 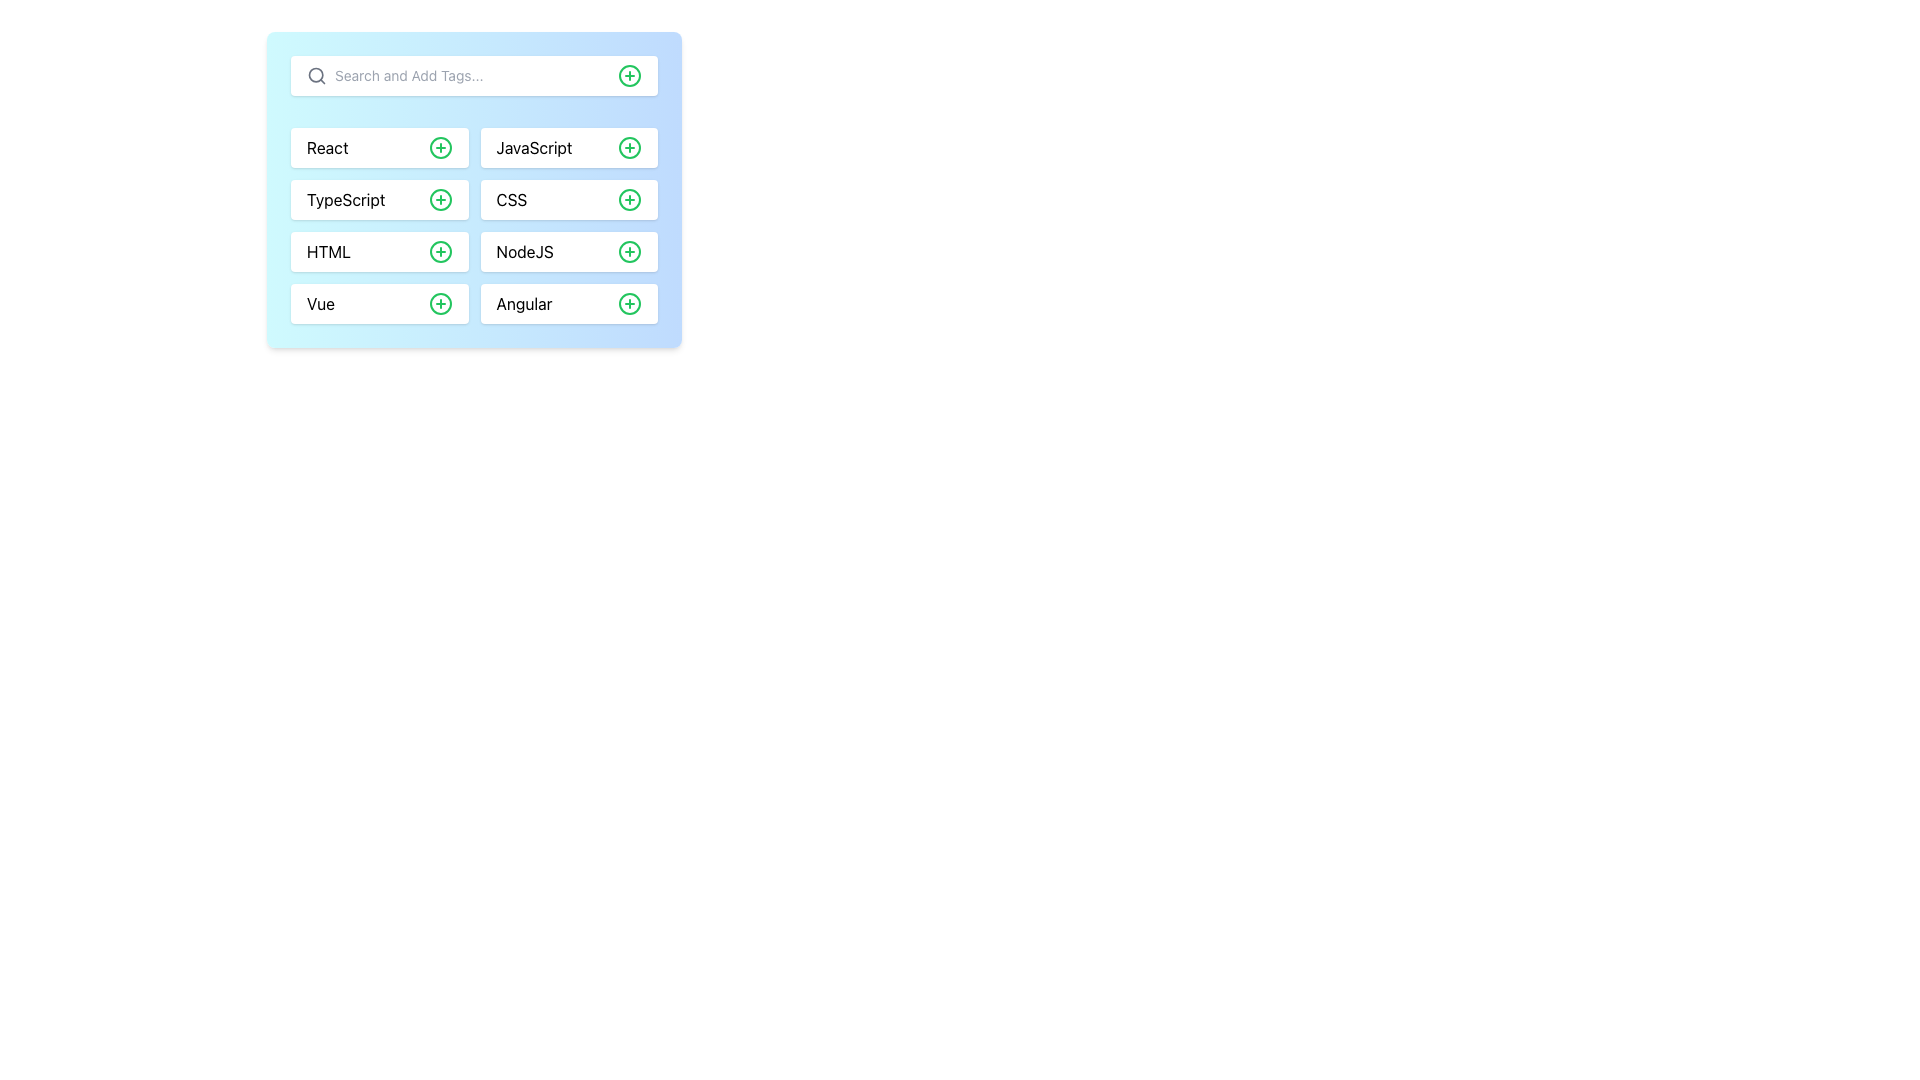 What do you see at coordinates (628, 250) in the screenshot?
I see `the button located to the right of the 'NodeJS' text` at bounding box center [628, 250].